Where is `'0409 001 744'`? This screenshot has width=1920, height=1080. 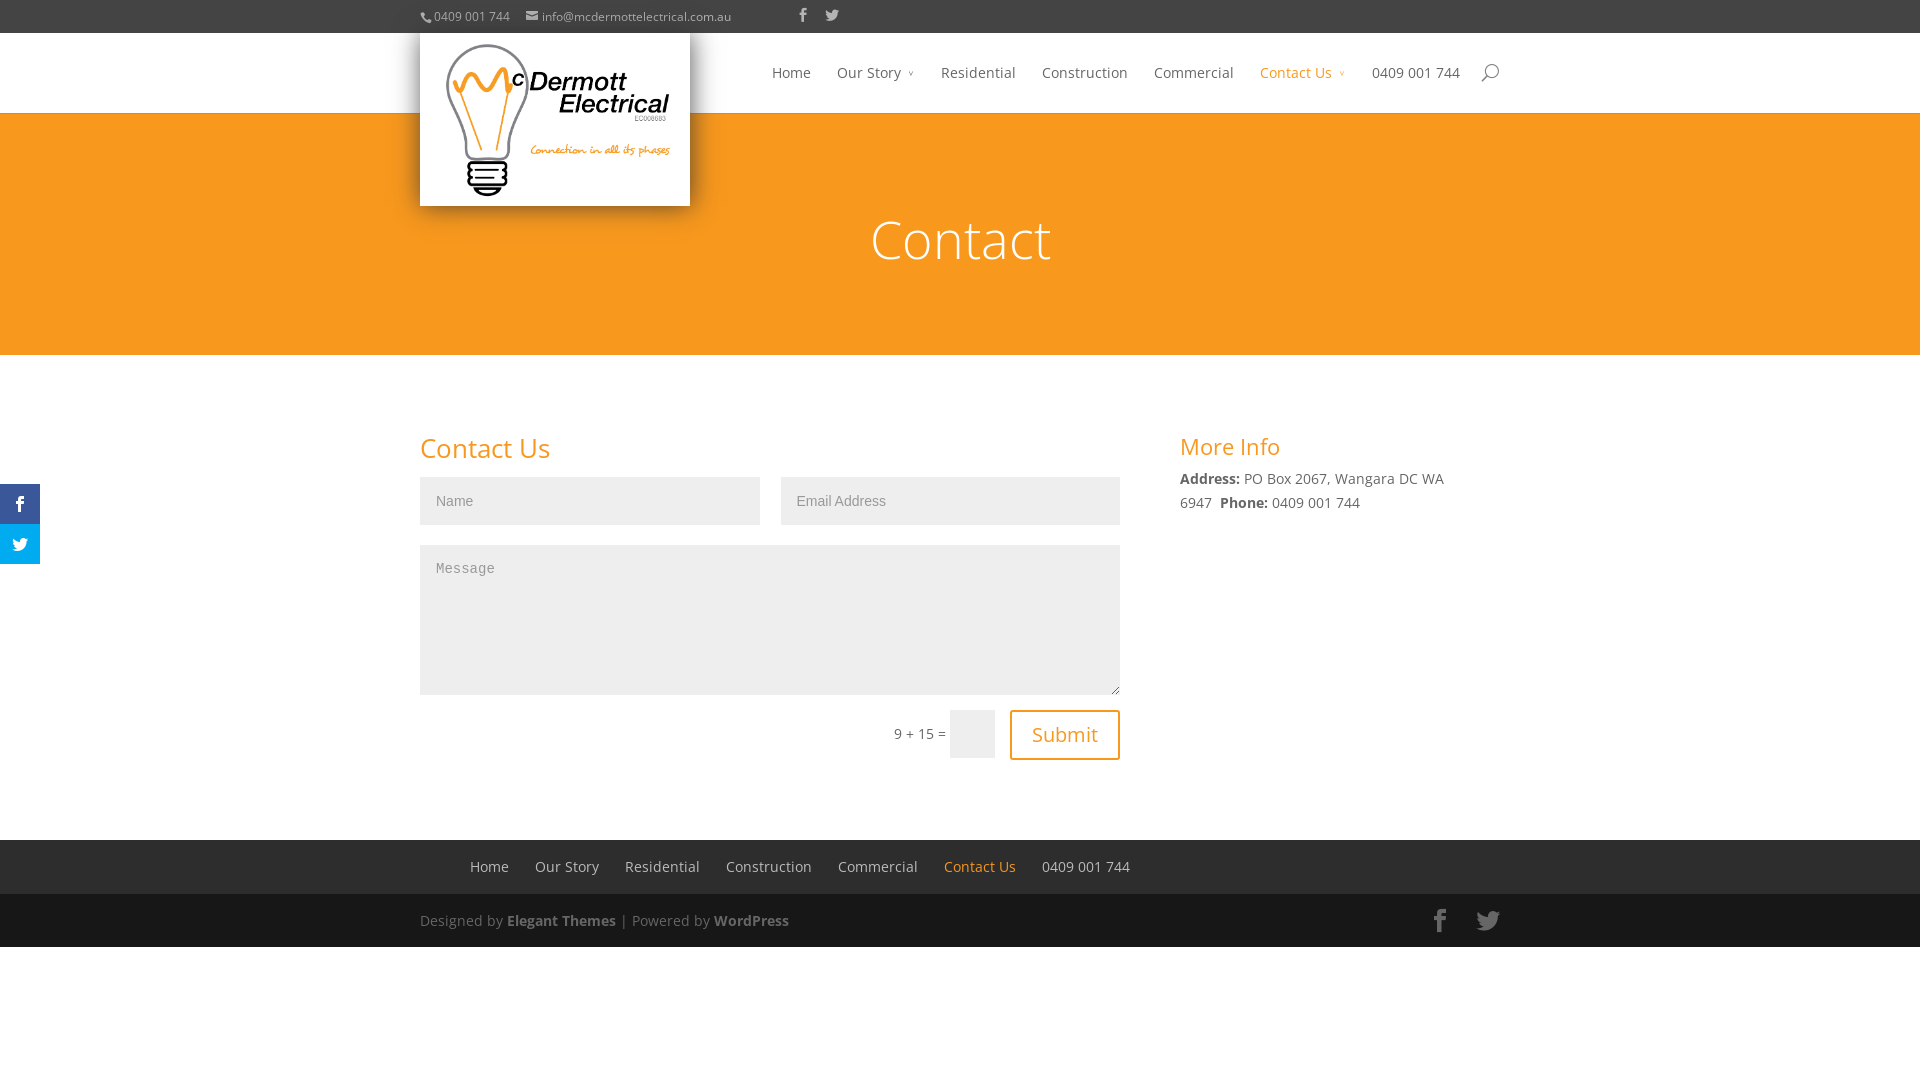 '0409 001 744' is located at coordinates (1040, 865).